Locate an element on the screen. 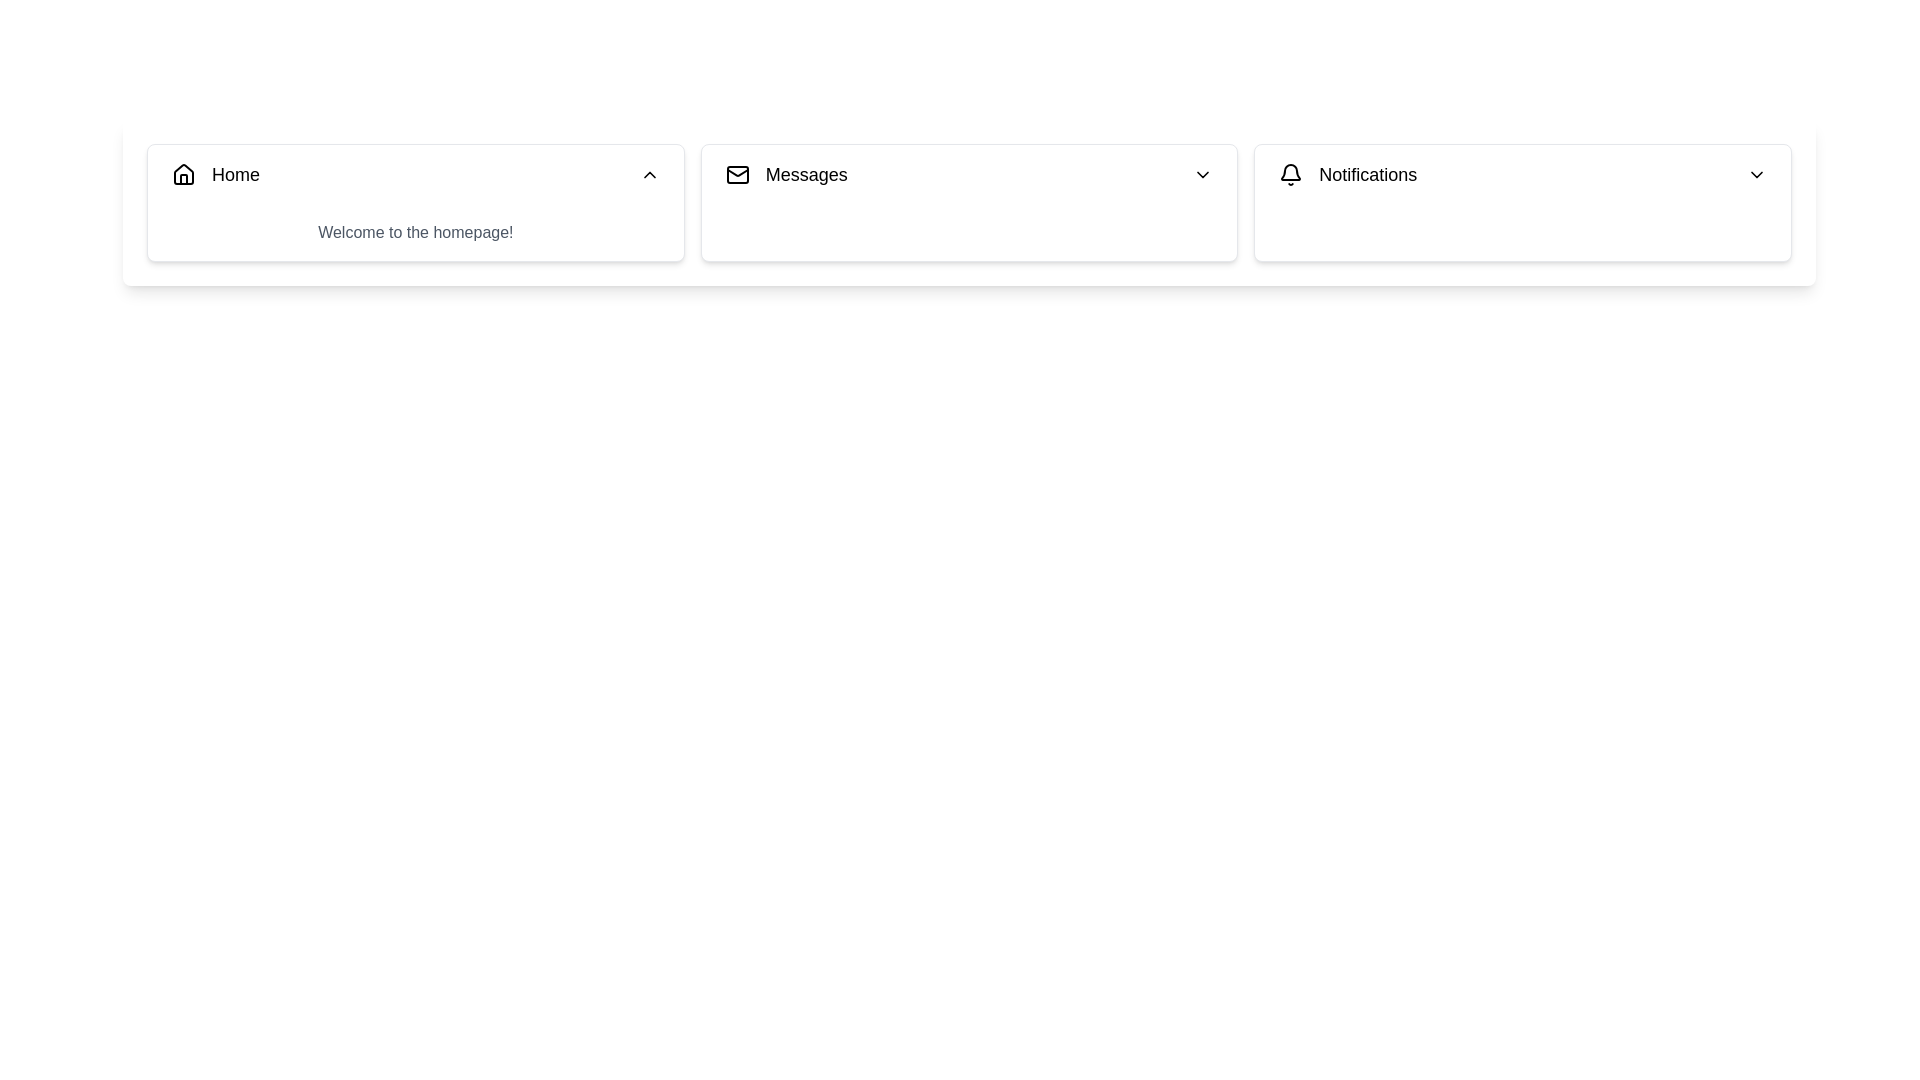 The image size is (1920, 1080). the chevron icon that toggles the dropdown menu for notifications, located to the right of the 'Notifications' label is located at coordinates (1755, 173).